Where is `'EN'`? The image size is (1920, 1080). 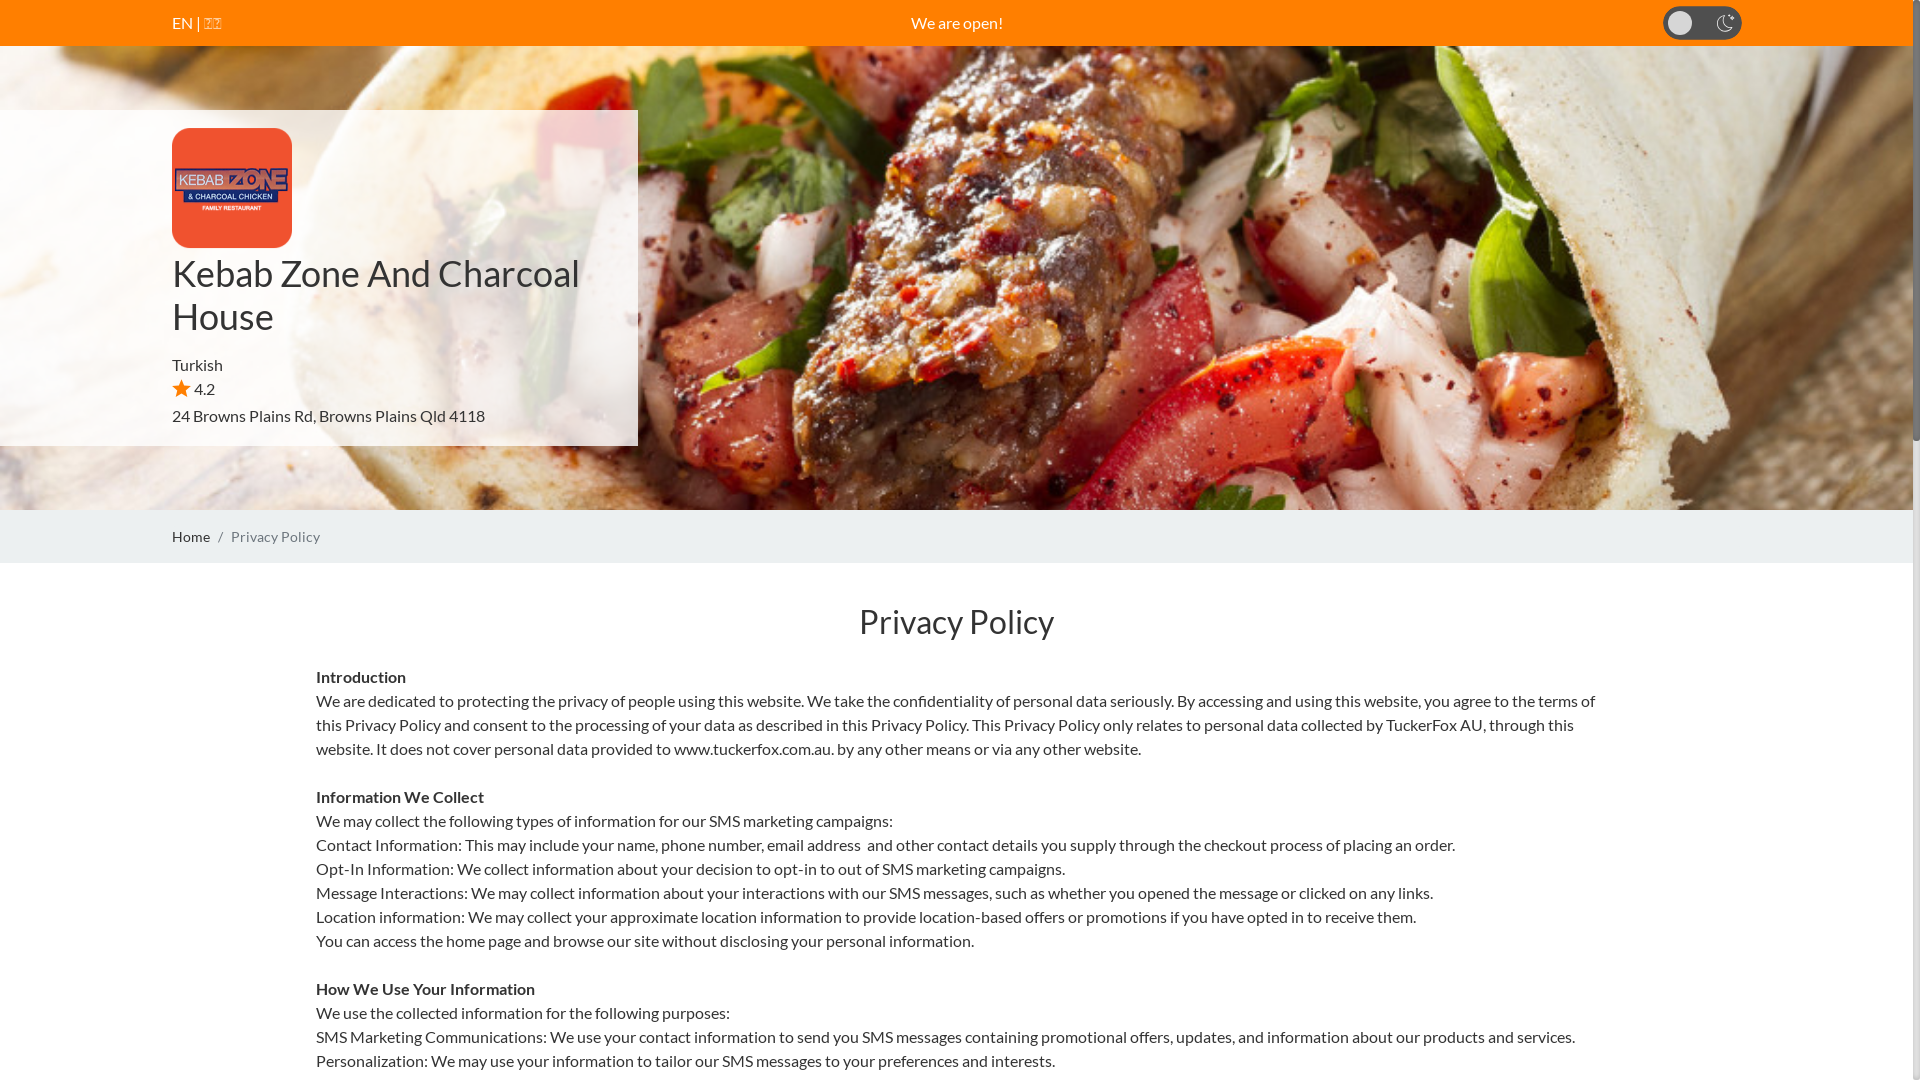 'EN' is located at coordinates (182, 22).